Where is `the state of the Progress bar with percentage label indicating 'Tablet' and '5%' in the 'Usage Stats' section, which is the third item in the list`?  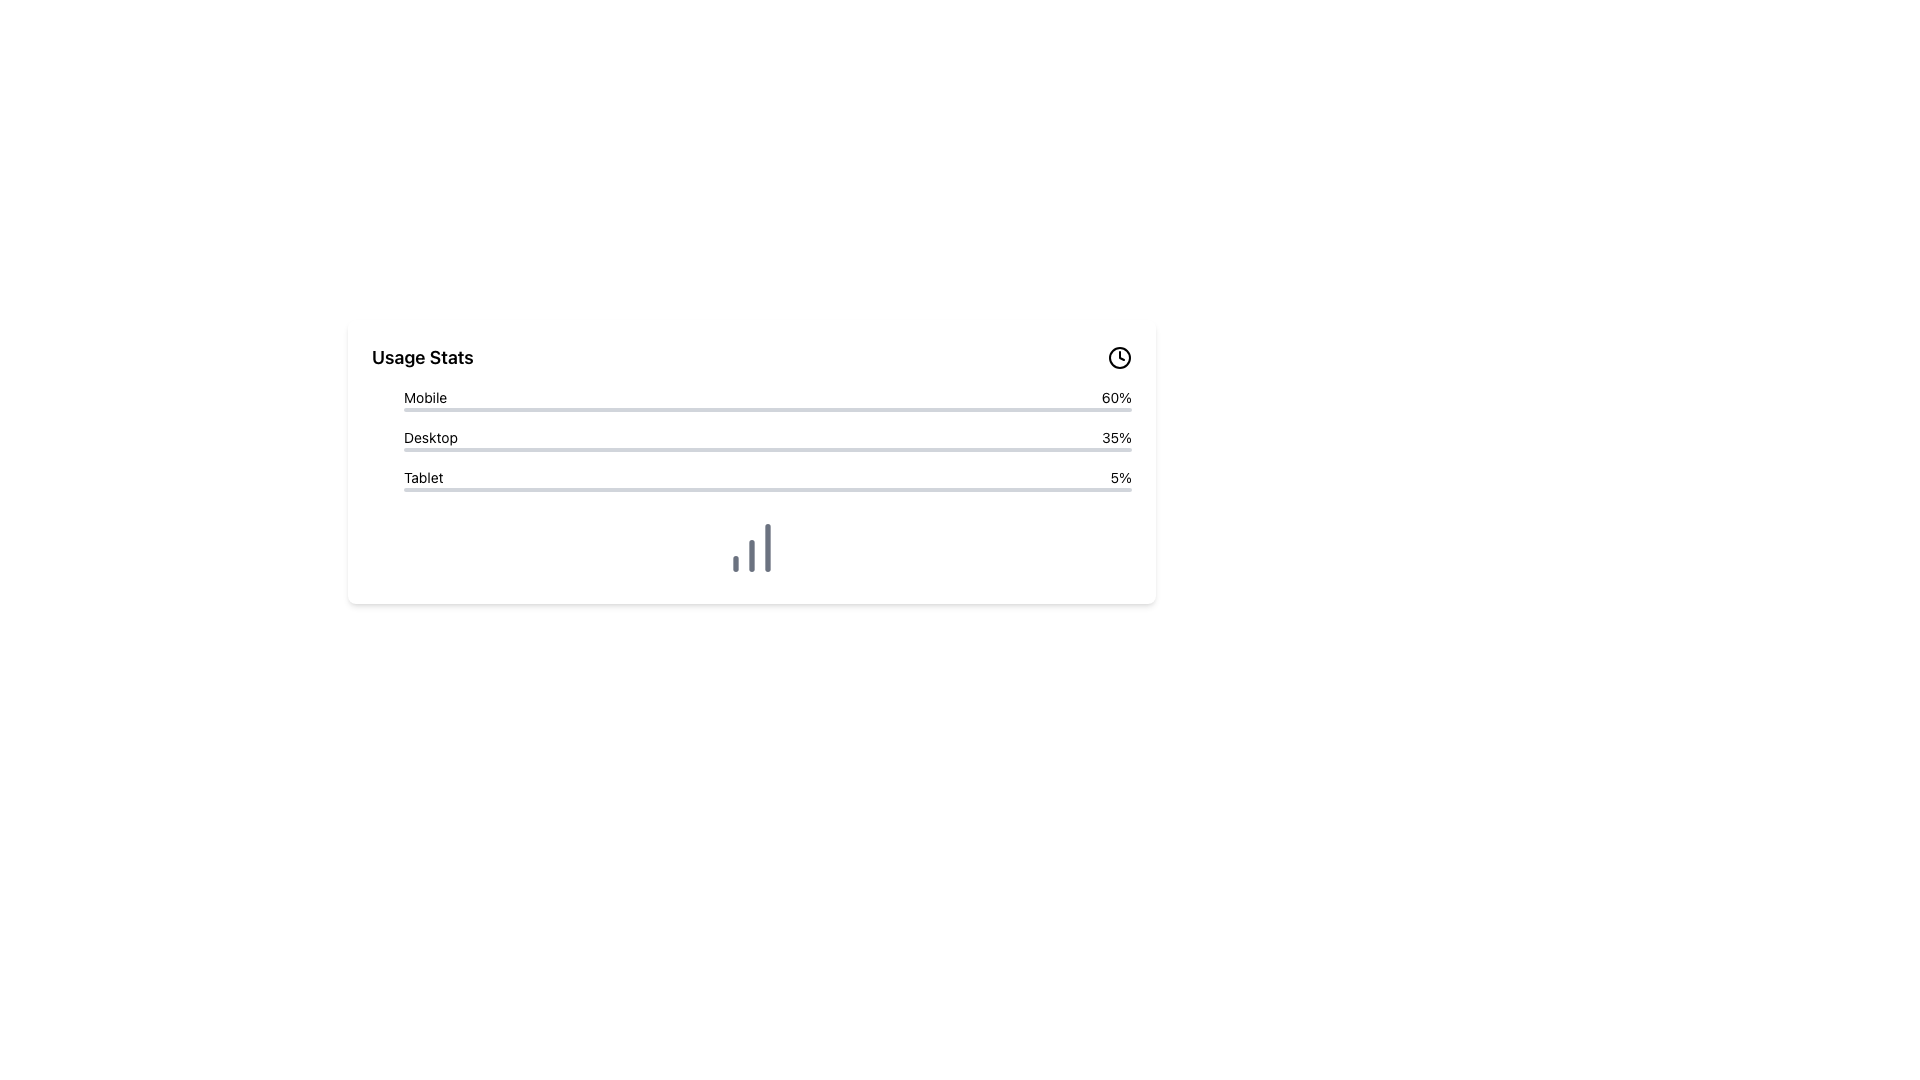
the state of the Progress bar with percentage label indicating 'Tablet' and '5%' in the 'Usage Stats' section, which is the third item in the list is located at coordinates (767, 479).